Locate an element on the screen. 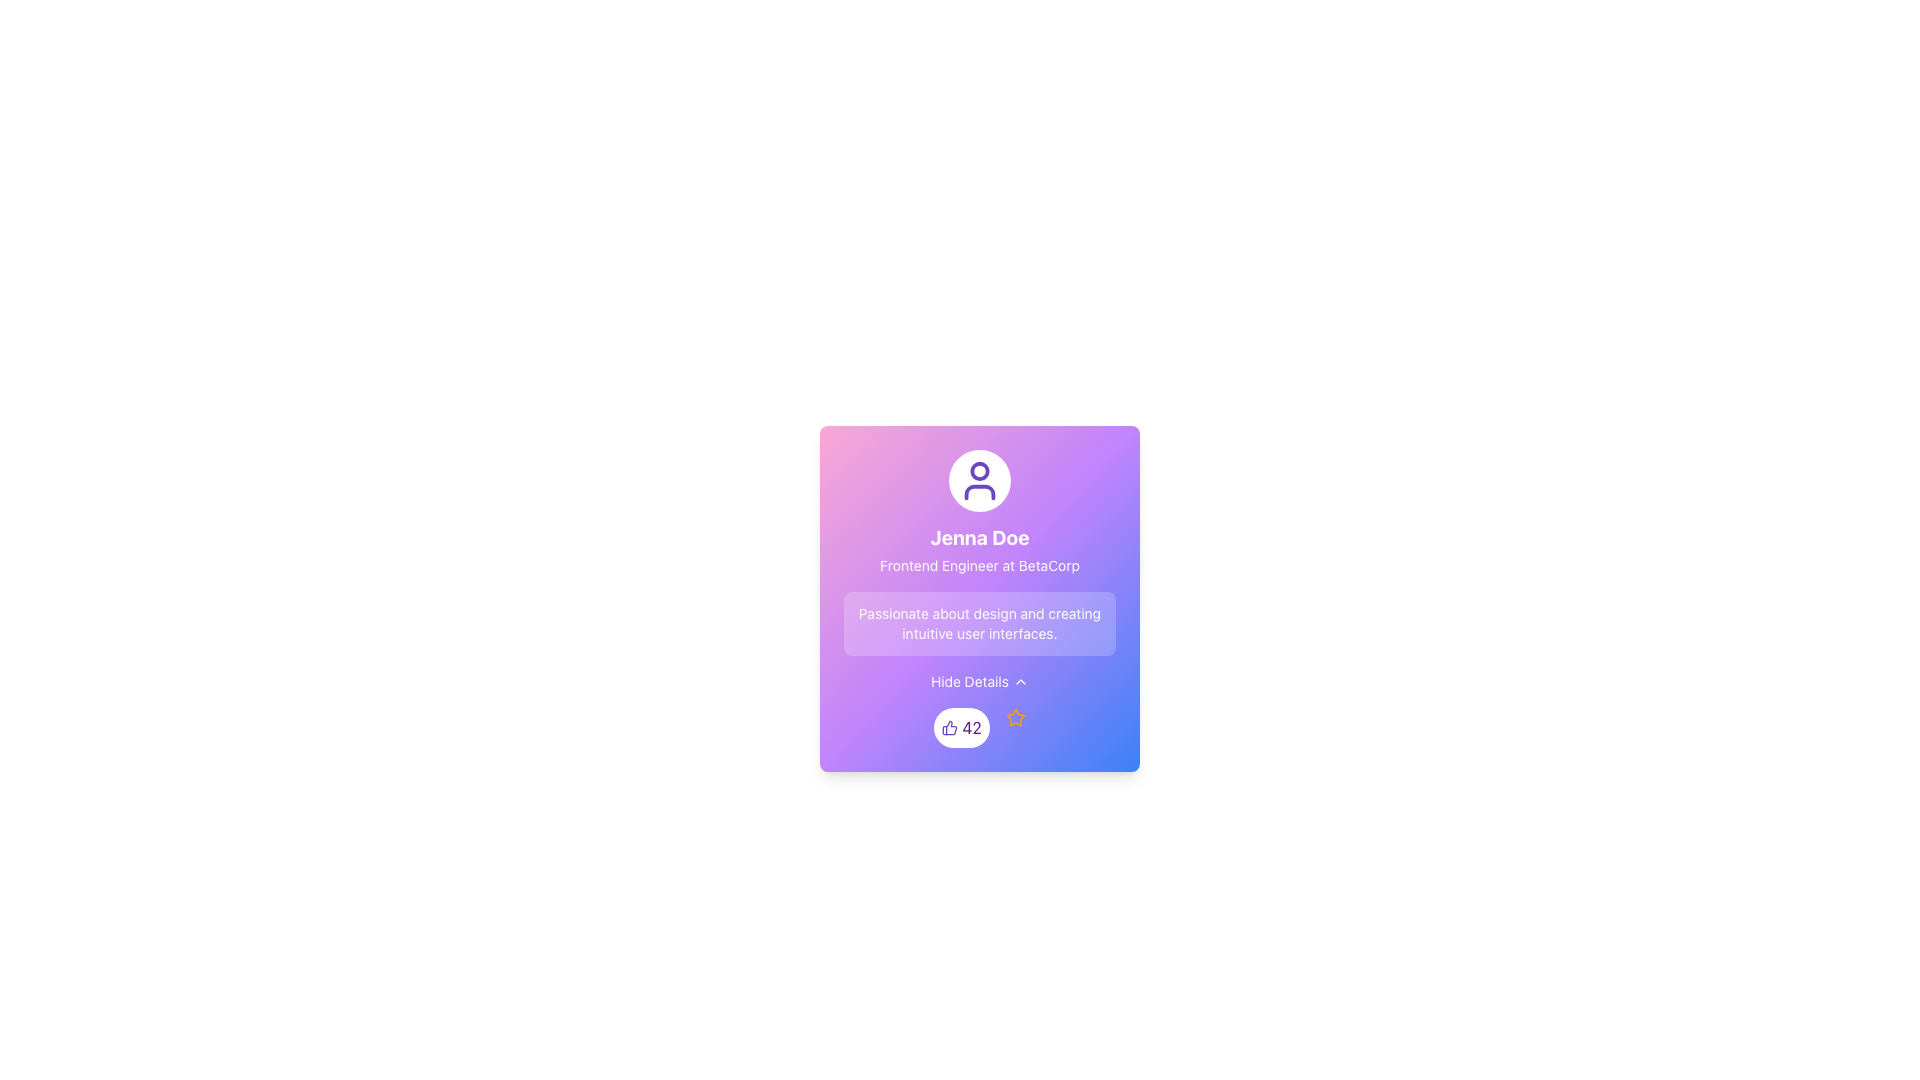  text label displaying 'Frontend Engineer at BetaCorp', which is the second text element in the vertical layout, located below 'Jenna Doe' and above the interests paragraph is located at coordinates (979, 566).